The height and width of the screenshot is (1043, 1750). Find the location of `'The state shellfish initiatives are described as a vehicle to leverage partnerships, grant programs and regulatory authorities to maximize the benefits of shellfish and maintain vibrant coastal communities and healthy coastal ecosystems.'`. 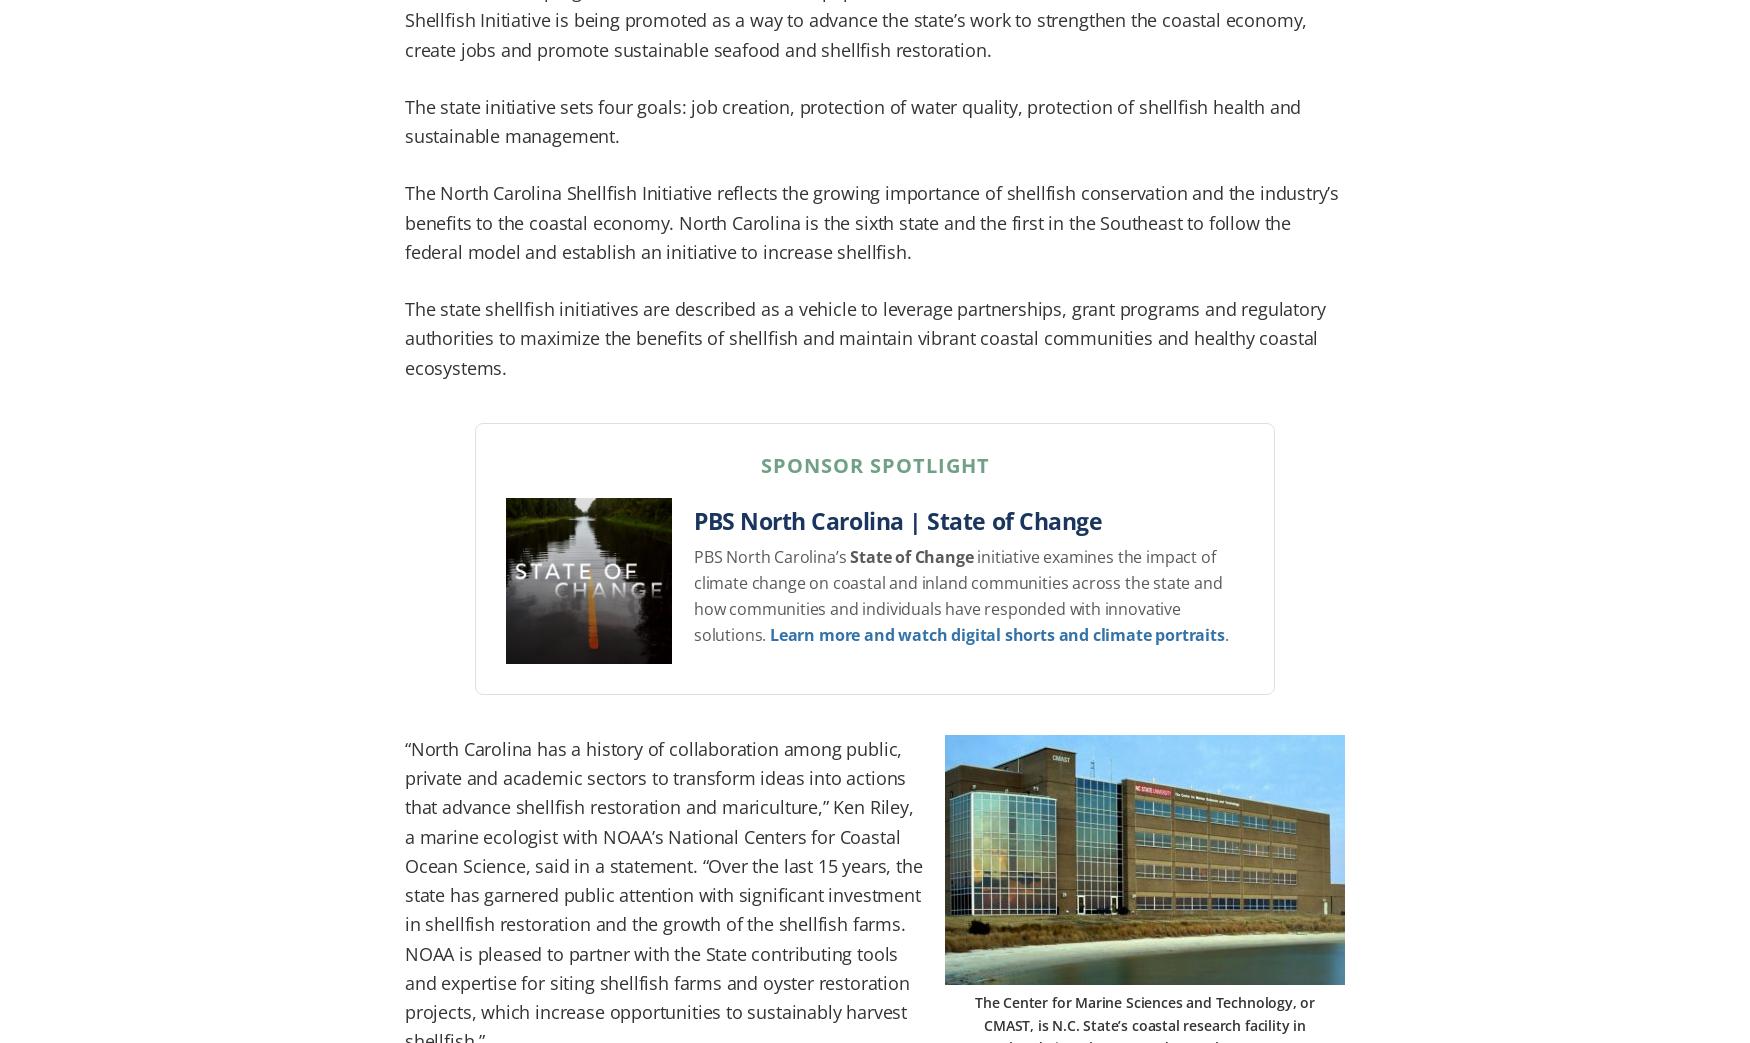

'The state shellfish initiatives are described as a vehicle to leverage partnerships, grant programs and regulatory authorities to maximize the benefits of shellfish and maintain vibrant coastal communities and healthy coastal ecosystems.' is located at coordinates (865, 337).